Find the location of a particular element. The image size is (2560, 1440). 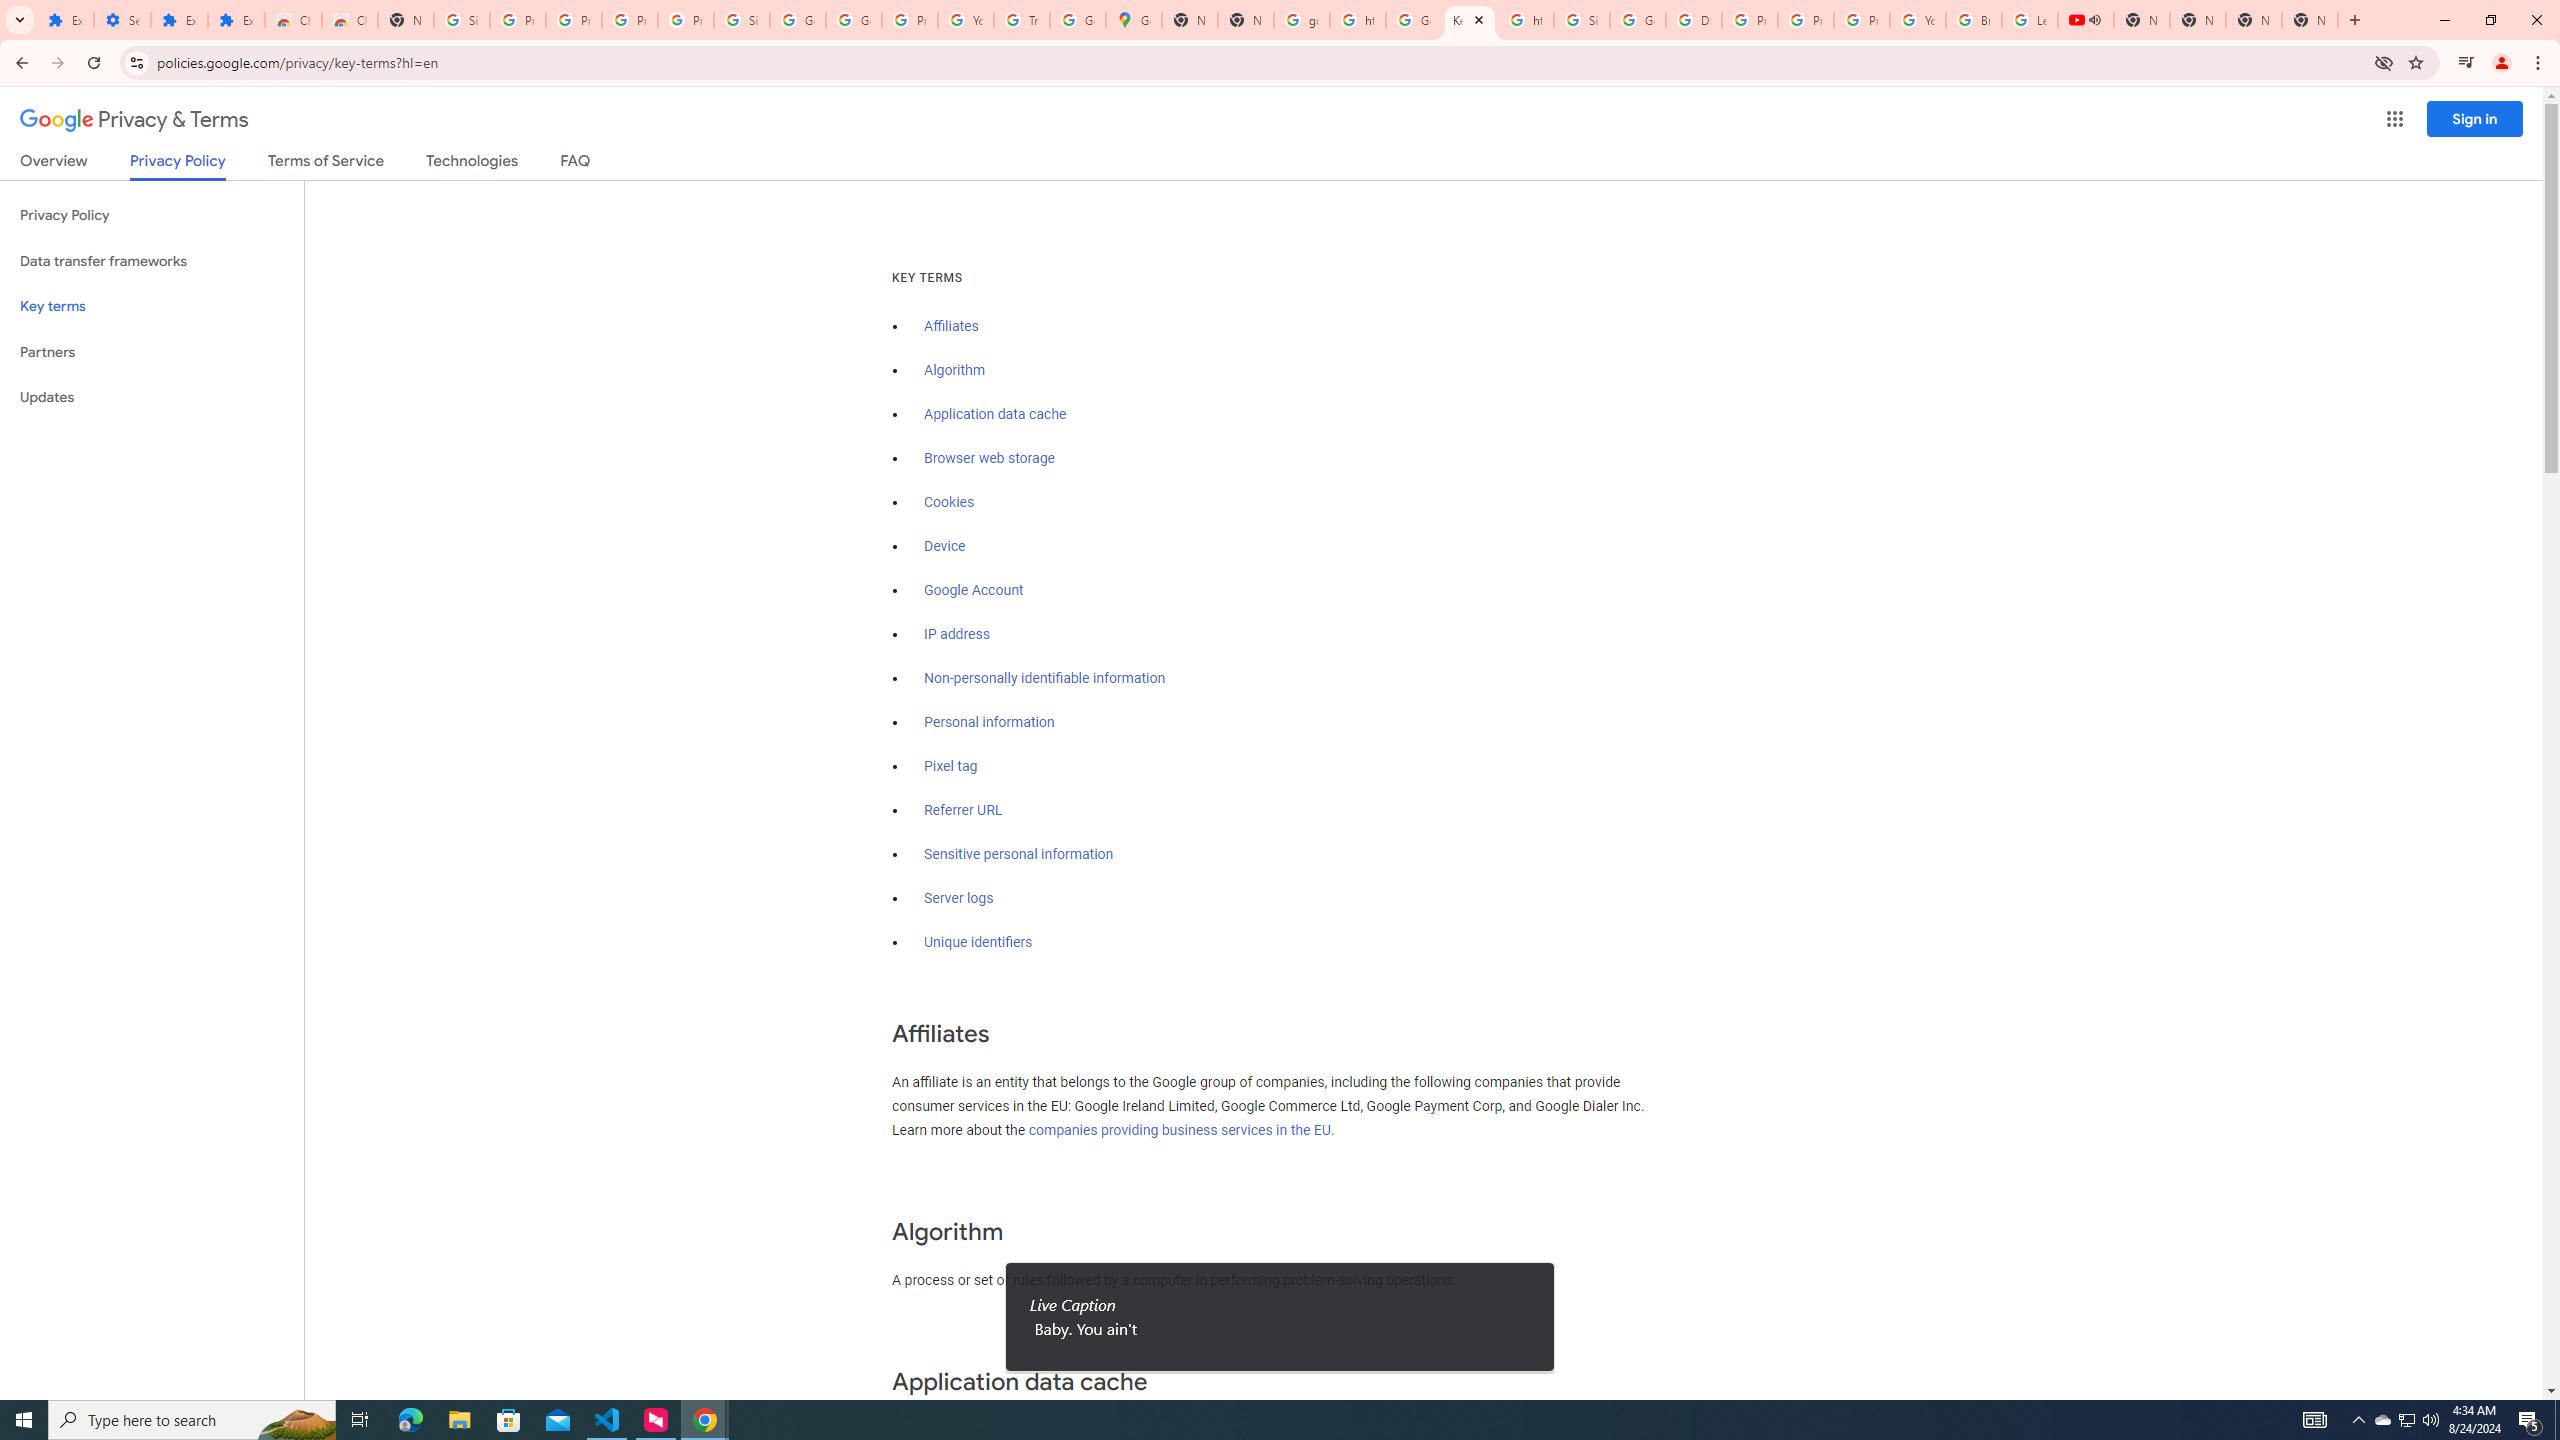

'New Tab' is located at coordinates (2310, 19).